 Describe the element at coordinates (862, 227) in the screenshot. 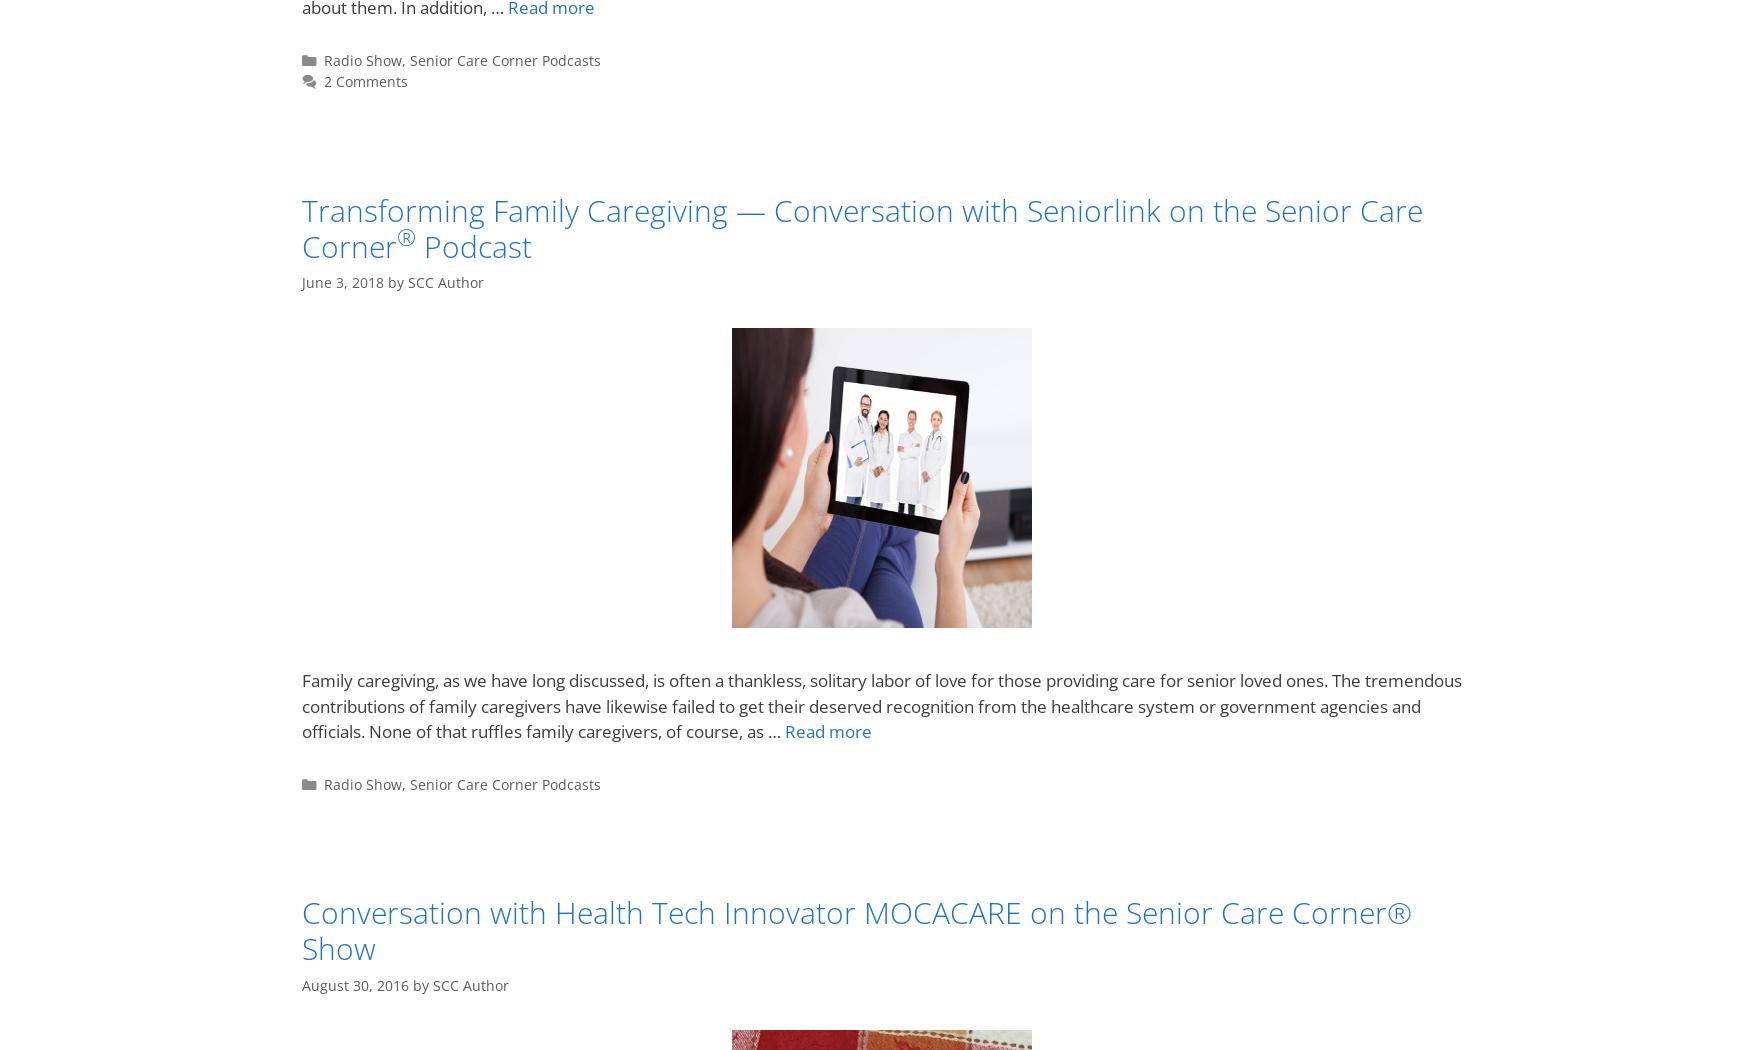

I see `'Transforming Family Caregiving — Conversation with Seniorlink on the Senior Care Corner'` at that location.